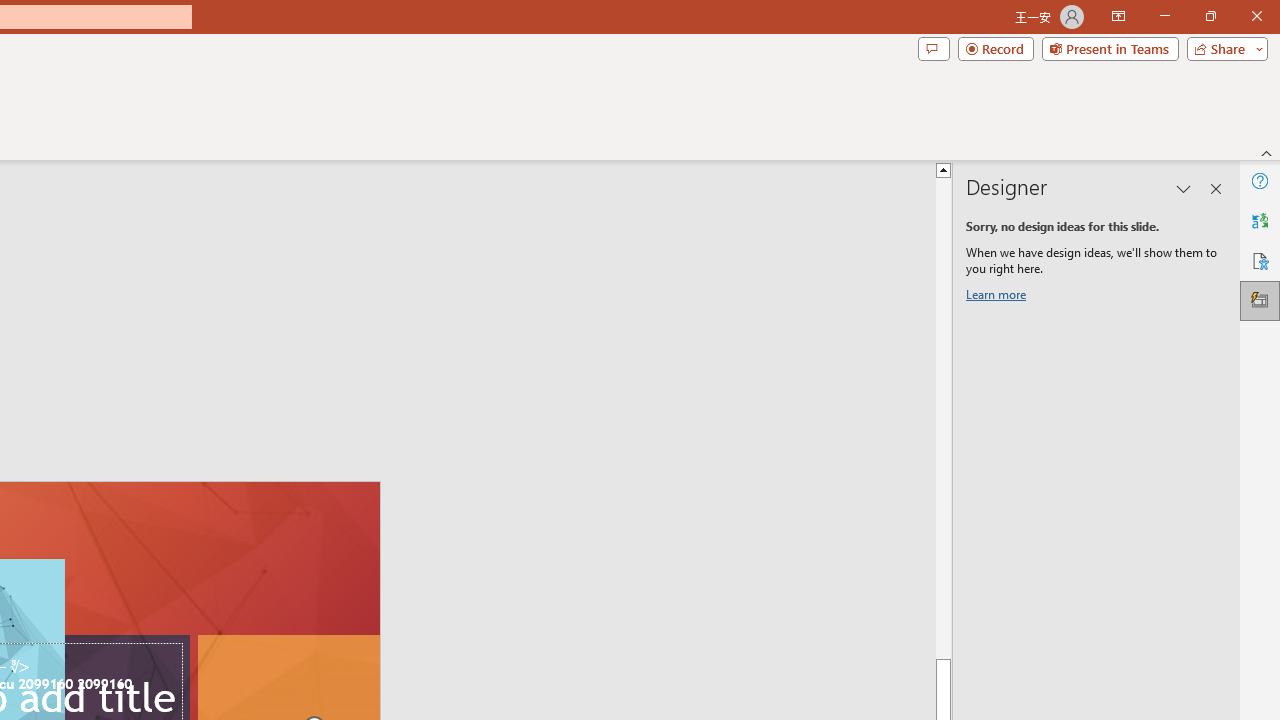  I want to click on 'Restore Down', so click(1209, 16).